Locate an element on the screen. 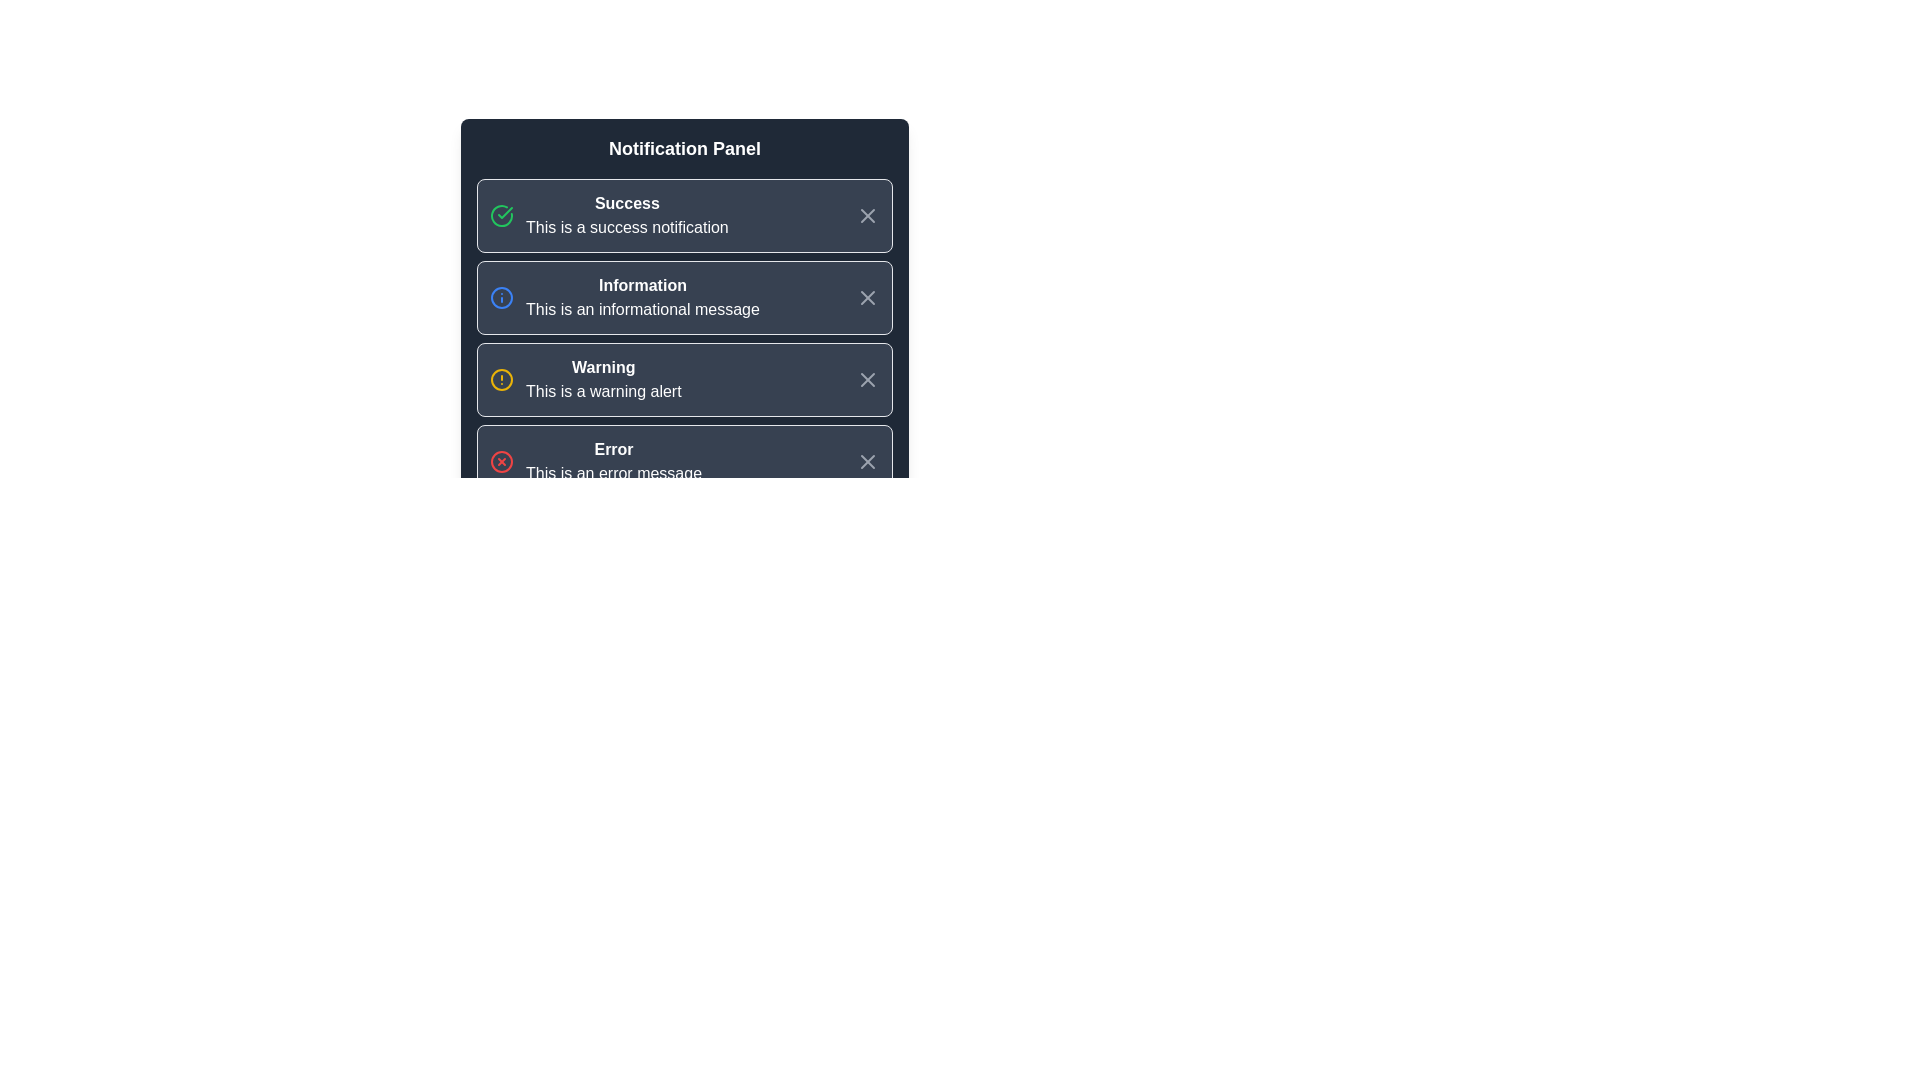  the close button on the right of the fourth notification box in the 'Notification Panel' is located at coordinates (685, 462).